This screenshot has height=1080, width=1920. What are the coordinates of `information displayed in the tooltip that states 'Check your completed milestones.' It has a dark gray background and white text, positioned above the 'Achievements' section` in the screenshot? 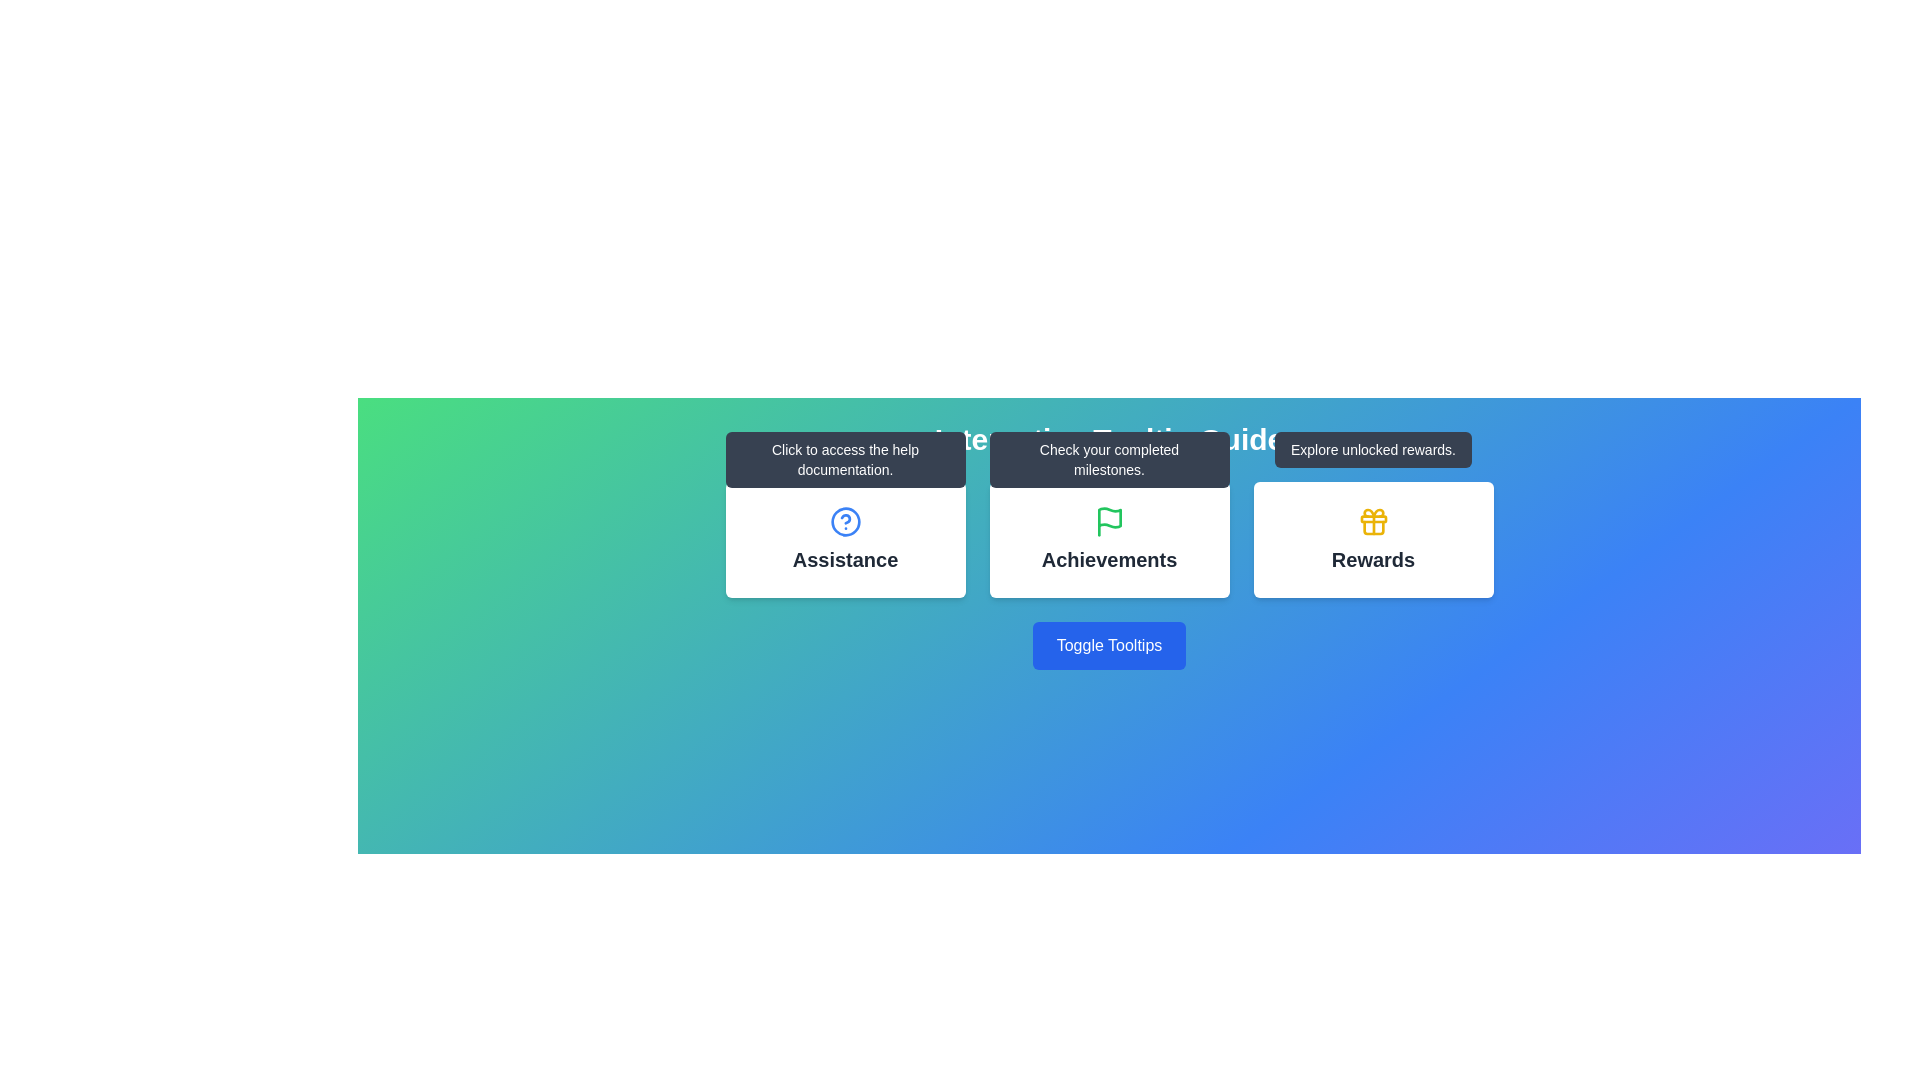 It's located at (1108, 459).